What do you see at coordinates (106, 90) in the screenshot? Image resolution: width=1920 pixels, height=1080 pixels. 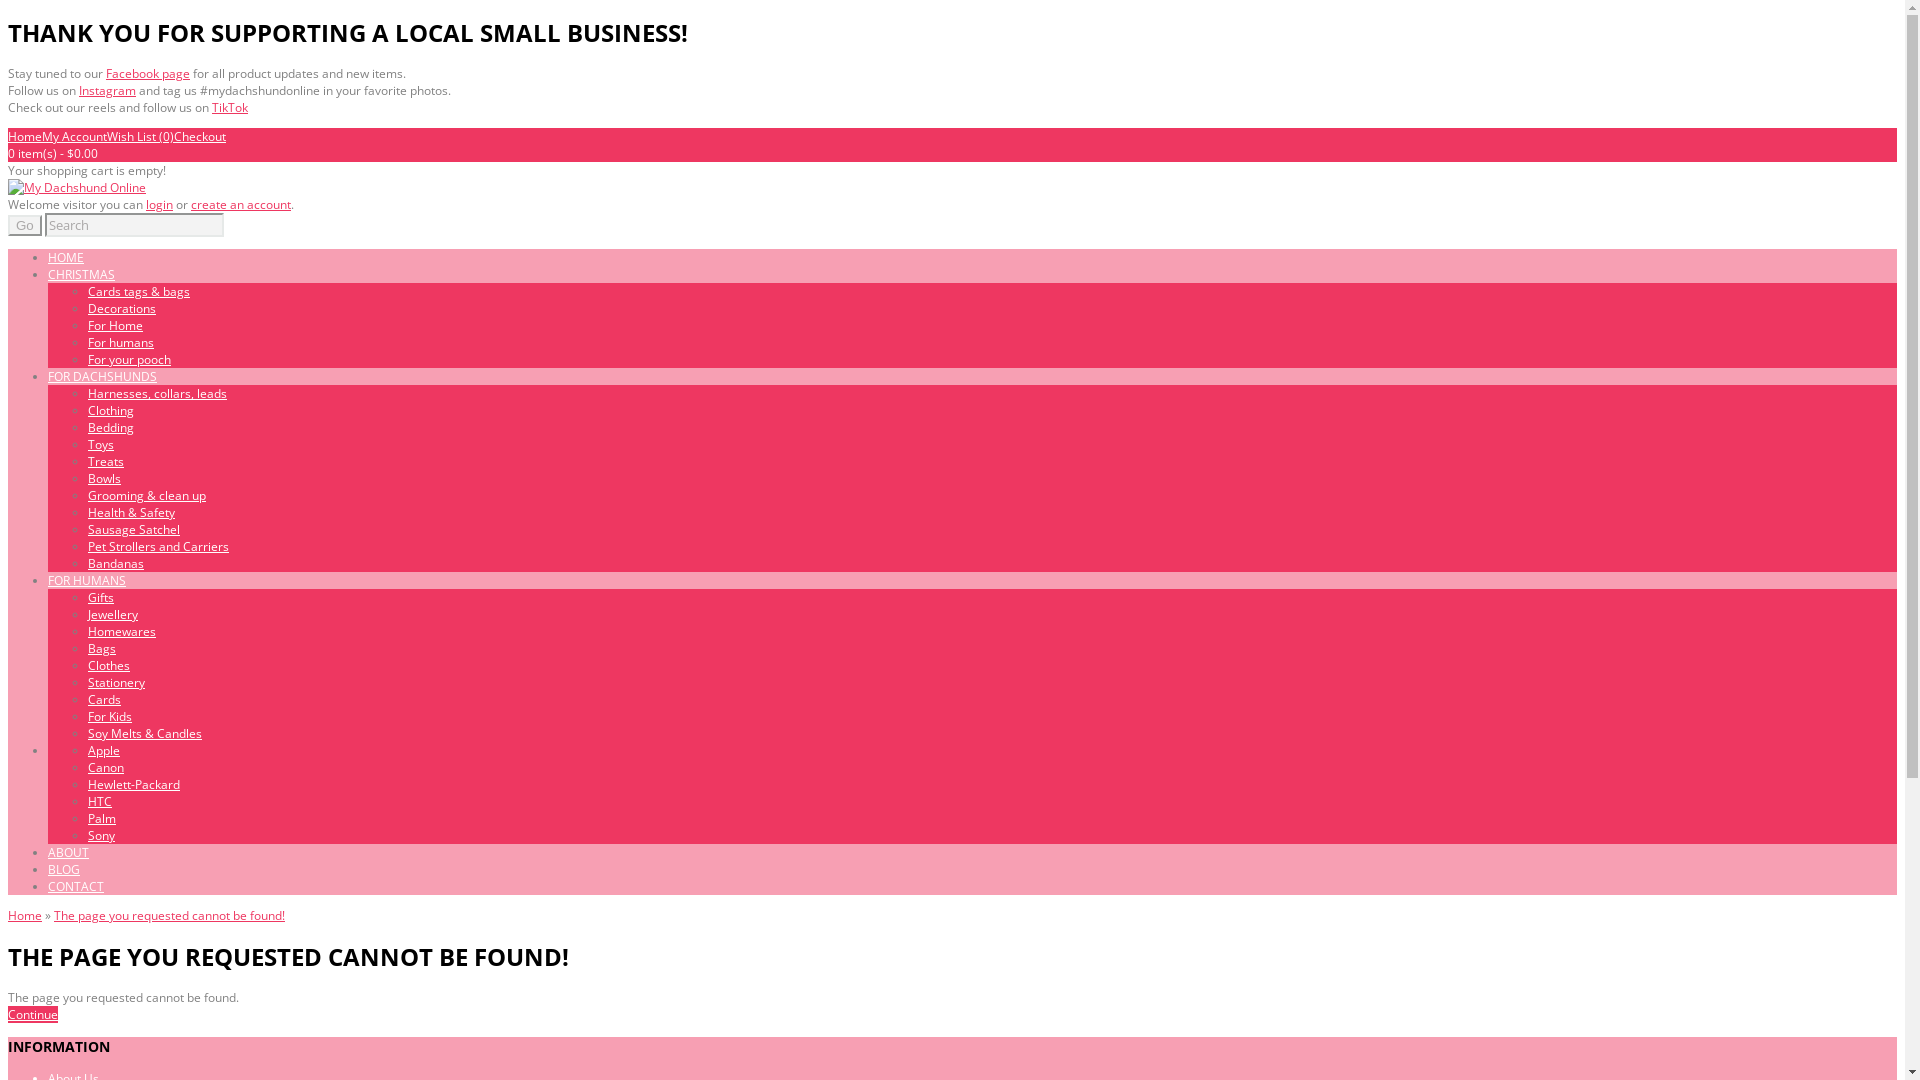 I see `'Instagram'` at bounding box center [106, 90].